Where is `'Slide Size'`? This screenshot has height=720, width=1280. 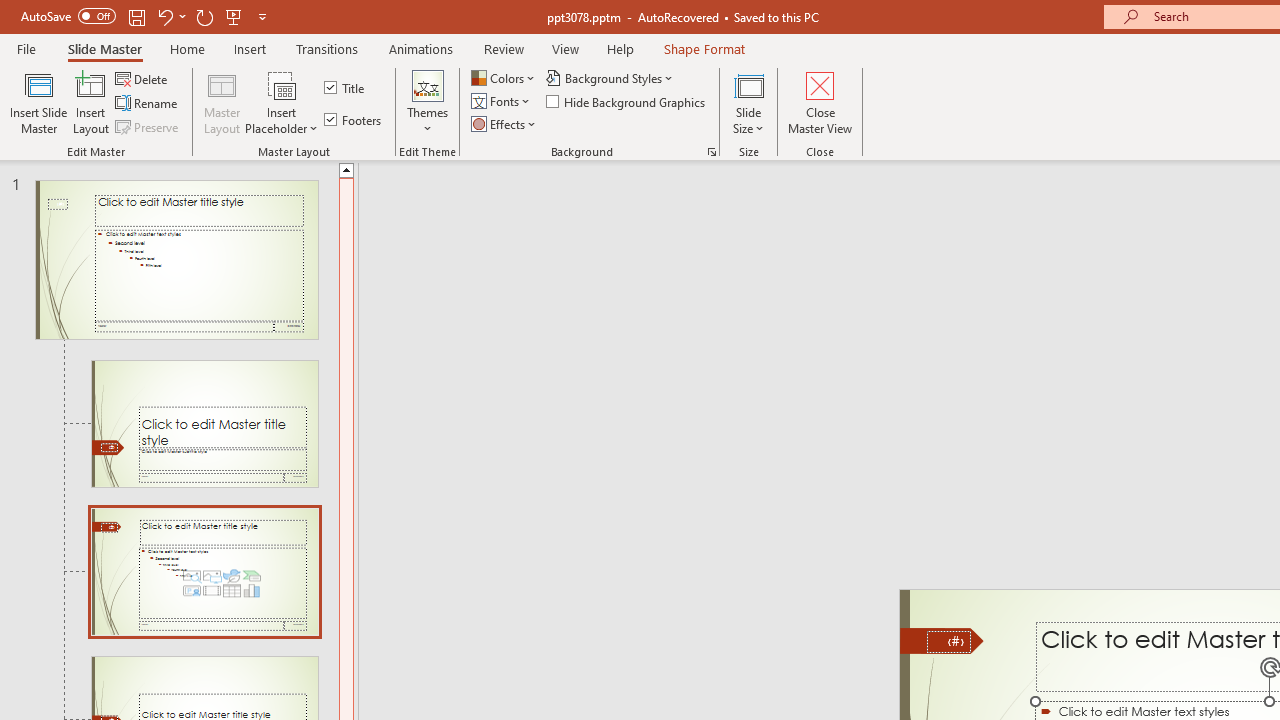
'Slide Size' is located at coordinates (748, 103).